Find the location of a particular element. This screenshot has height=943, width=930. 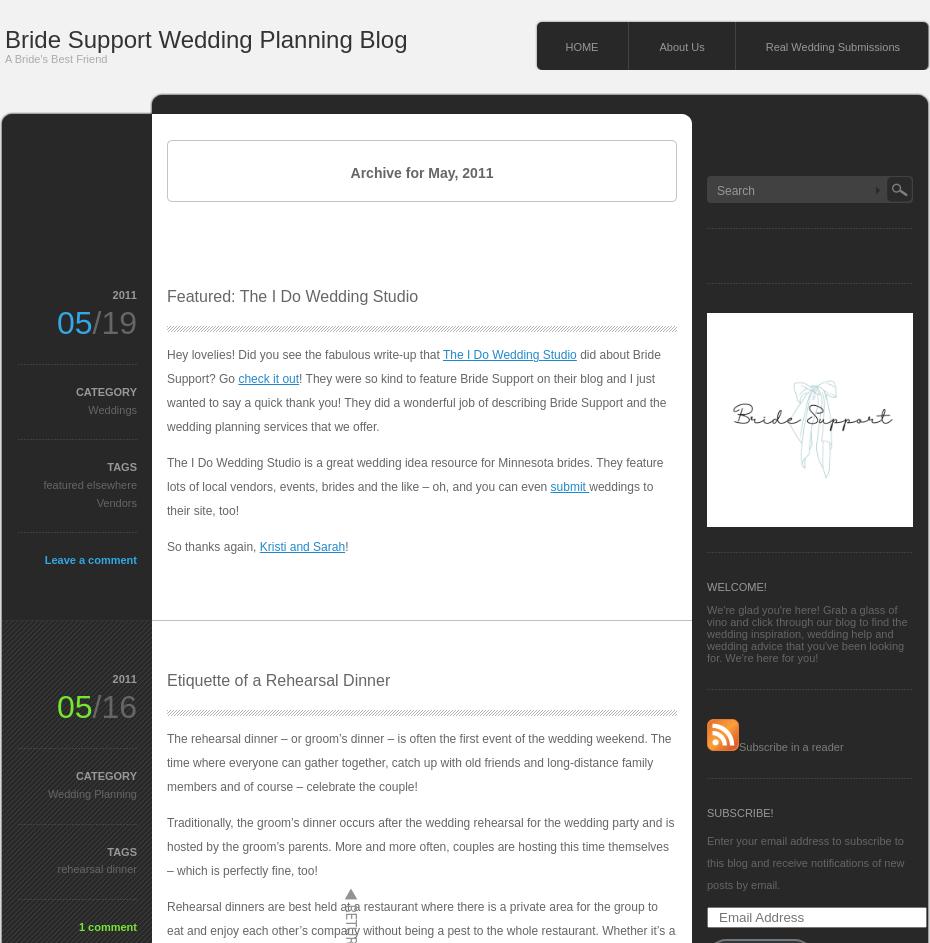

'We're glad you're here! Grab a glass of vino and click through our blog to find the wedding inspiration, wedding help and wedding advice that you've been looking for. We're here for you!' is located at coordinates (805, 633).